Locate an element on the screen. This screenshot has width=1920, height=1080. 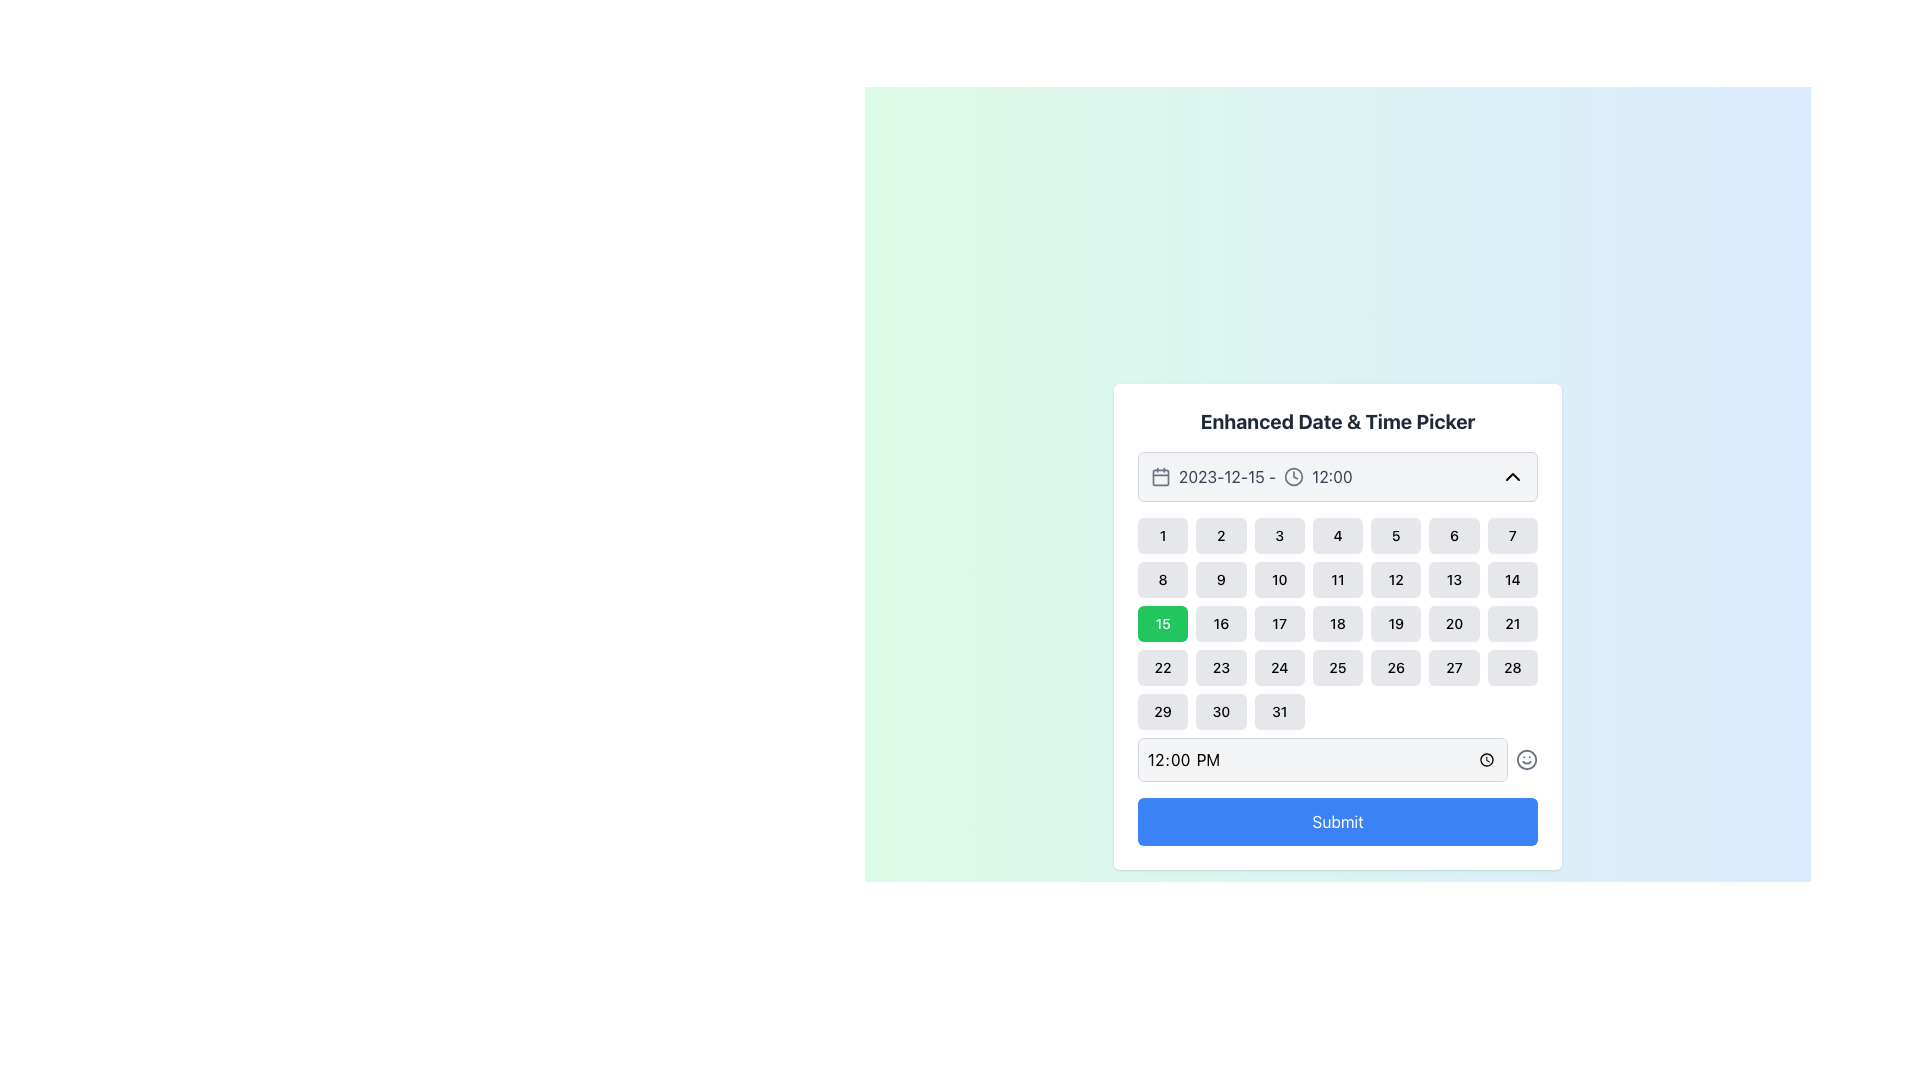
the button labeled '22' in the calendar component is located at coordinates (1163, 667).